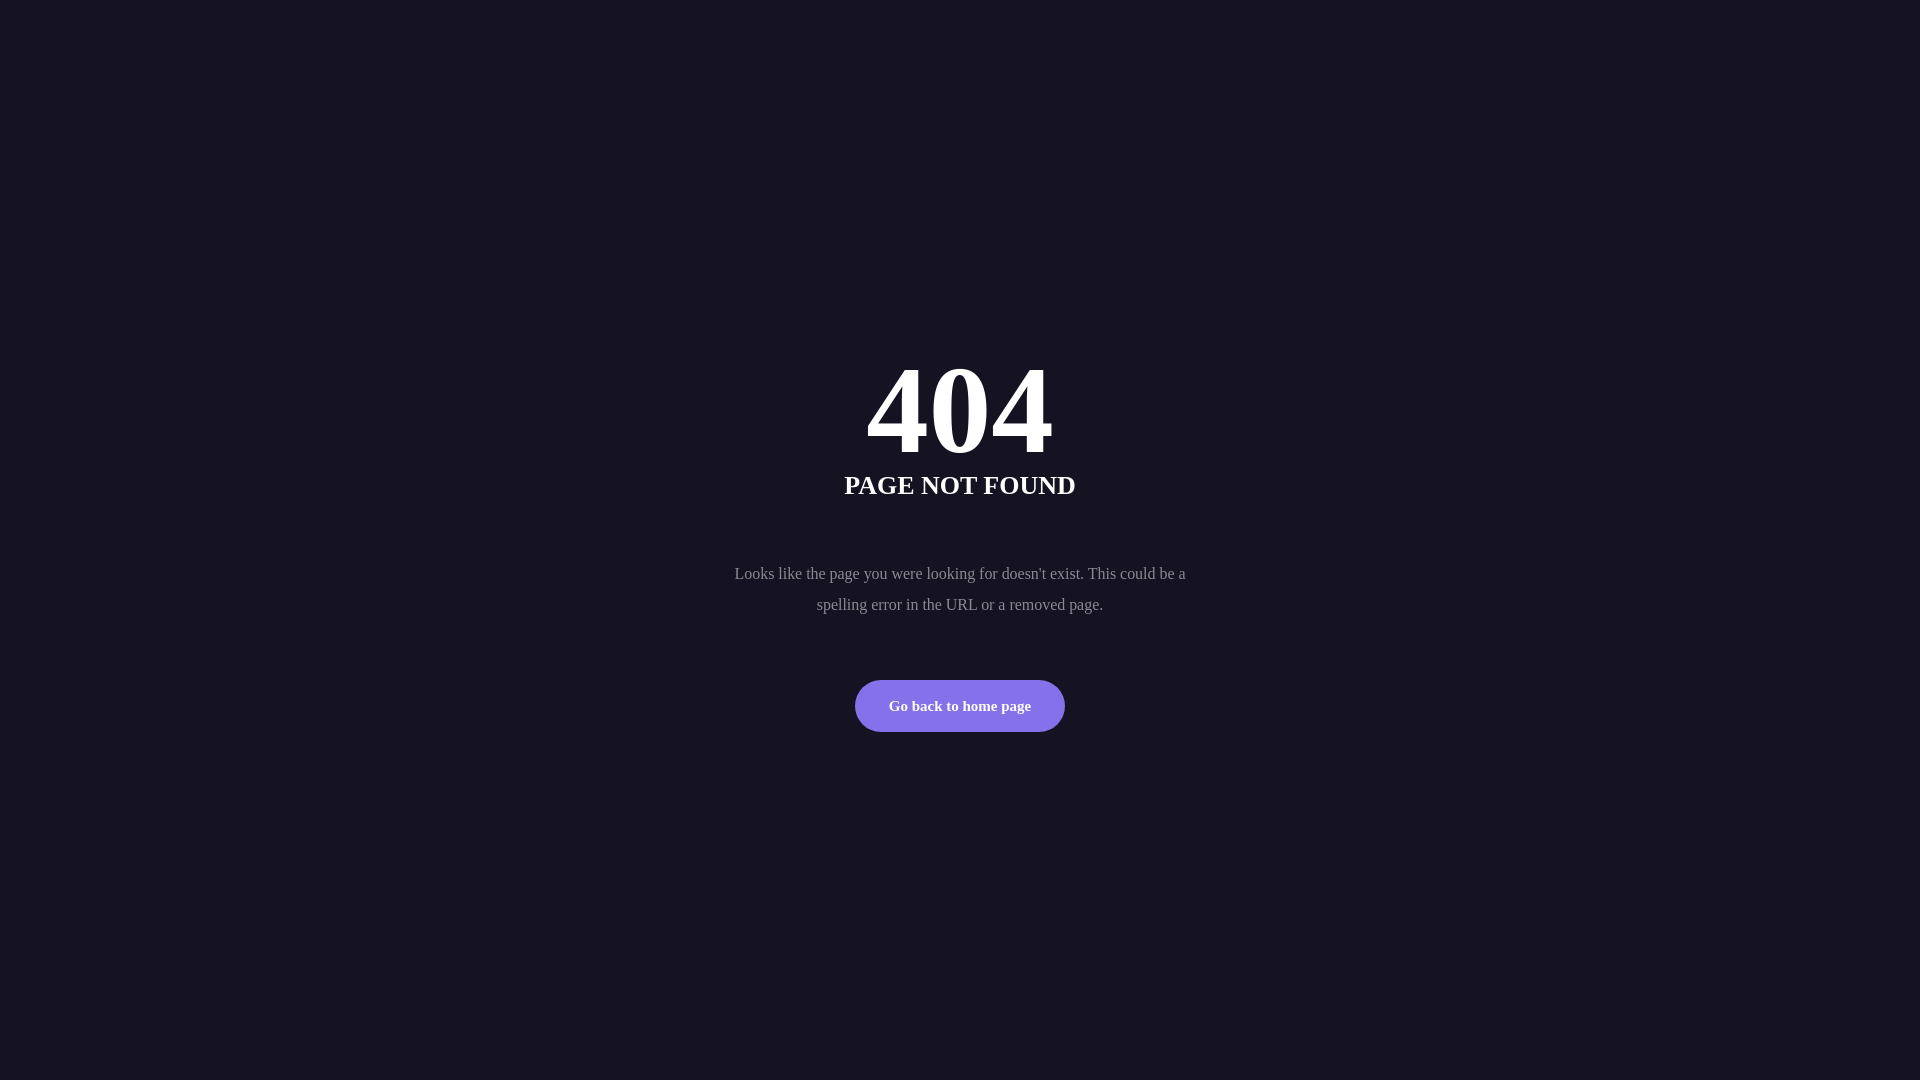 Image resolution: width=1920 pixels, height=1080 pixels. I want to click on 'Go back to home page', so click(960, 704).